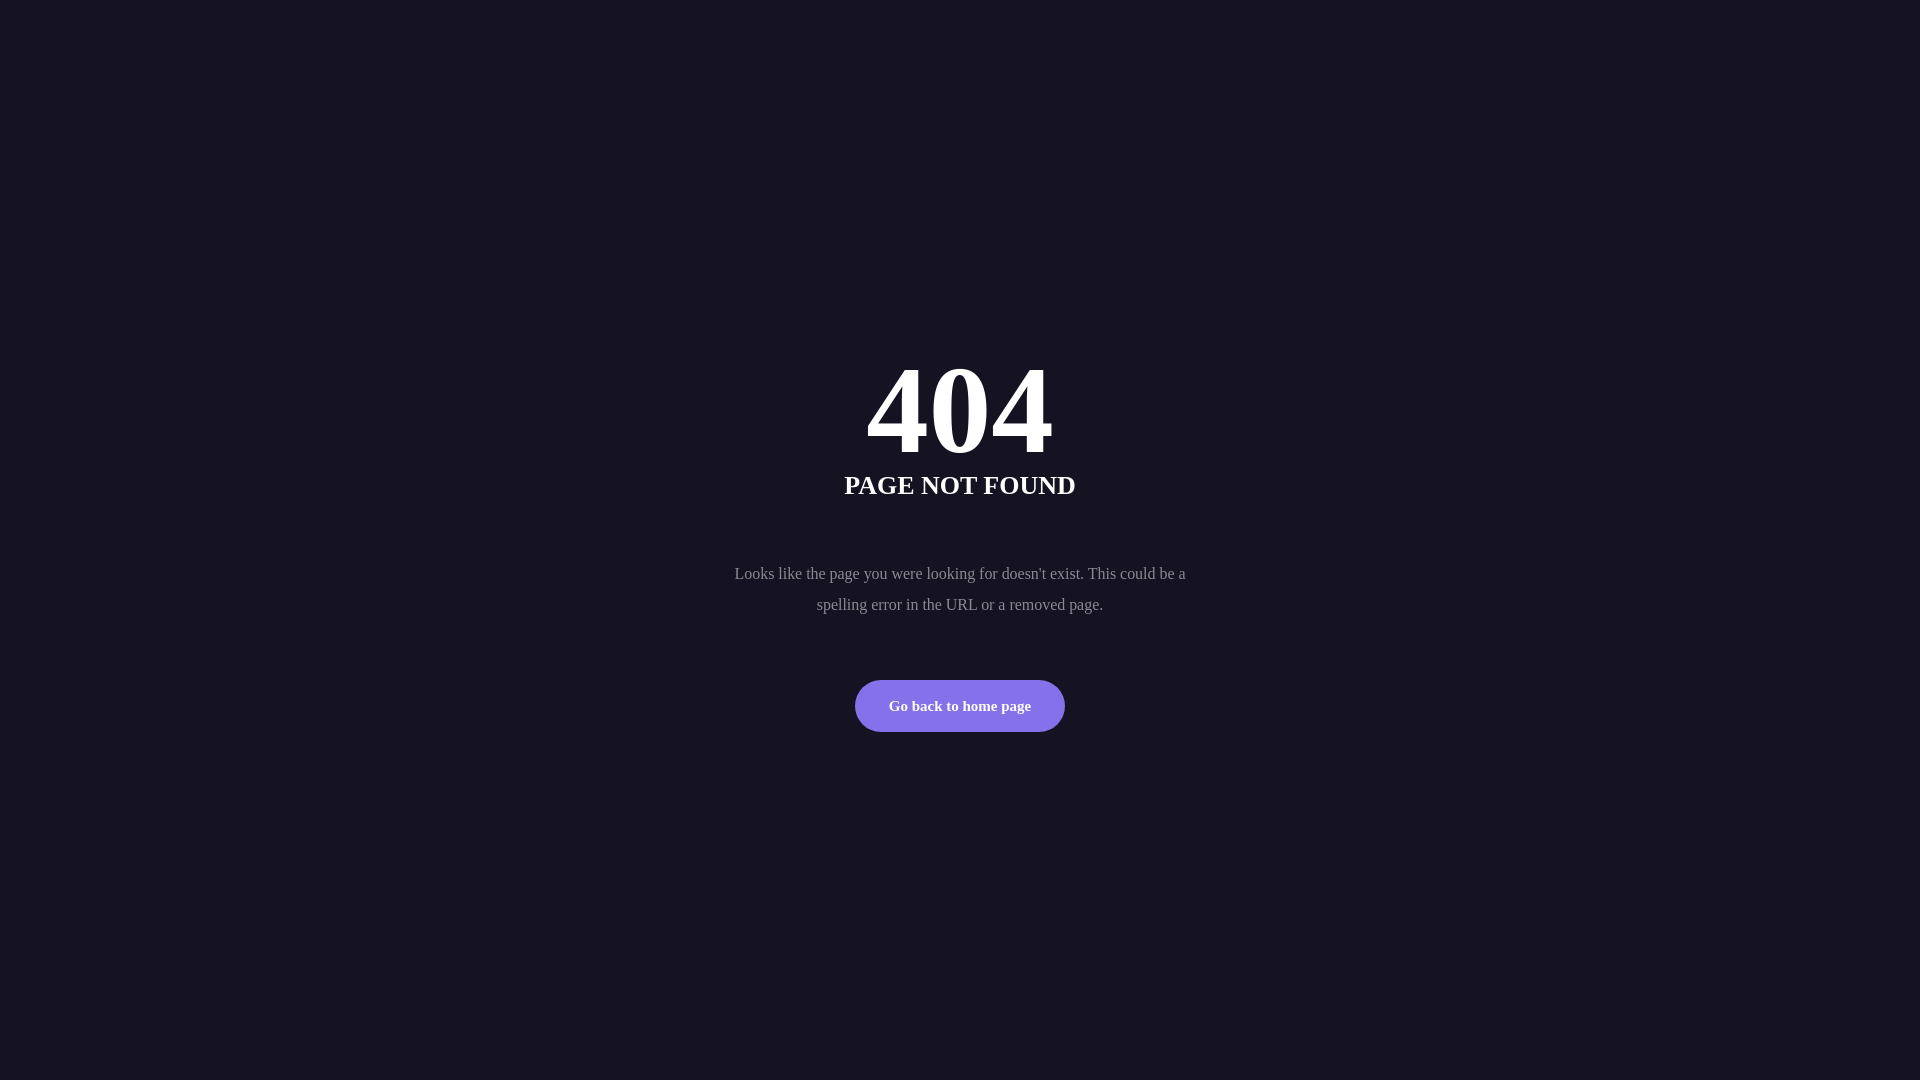 Image resolution: width=1920 pixels, height=1080 pixels. I want to click on 'Go back to home page', so click(960, 704).